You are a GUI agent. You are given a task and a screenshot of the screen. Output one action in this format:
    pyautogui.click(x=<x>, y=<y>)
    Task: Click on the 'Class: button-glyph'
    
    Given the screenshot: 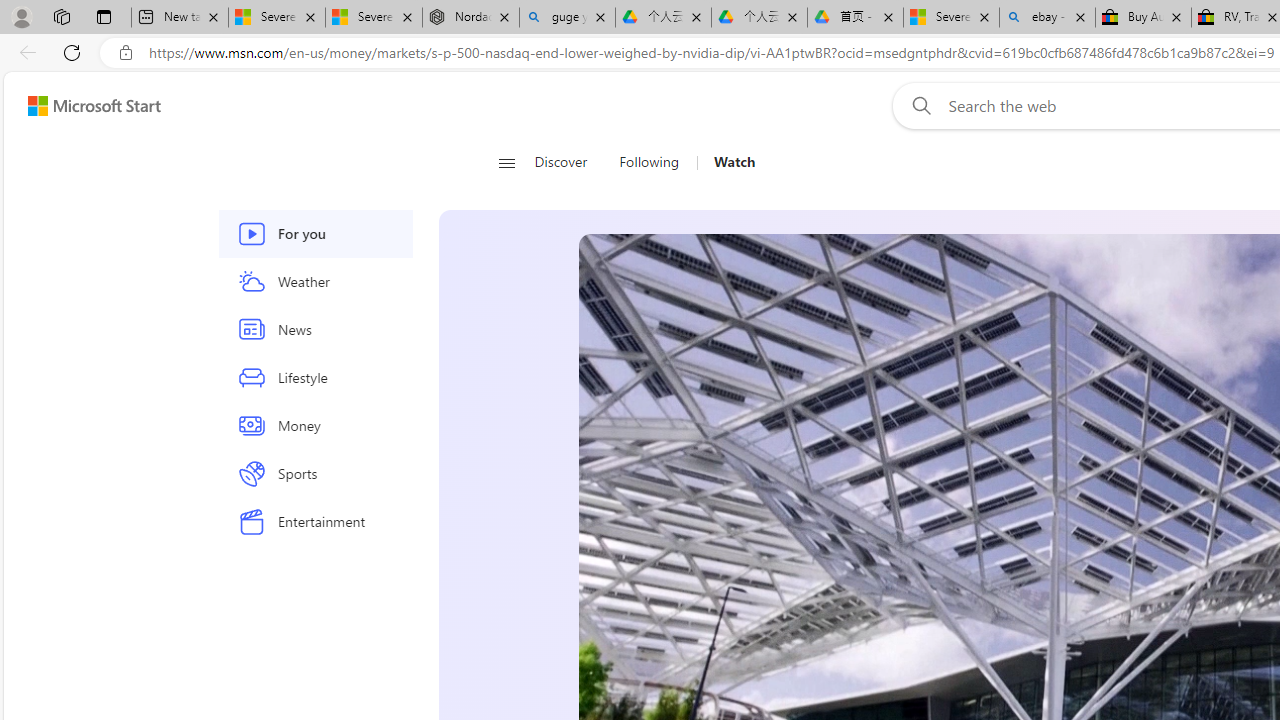 What is the action you would take?
    pyautogui.click(x=506, y=162)
    